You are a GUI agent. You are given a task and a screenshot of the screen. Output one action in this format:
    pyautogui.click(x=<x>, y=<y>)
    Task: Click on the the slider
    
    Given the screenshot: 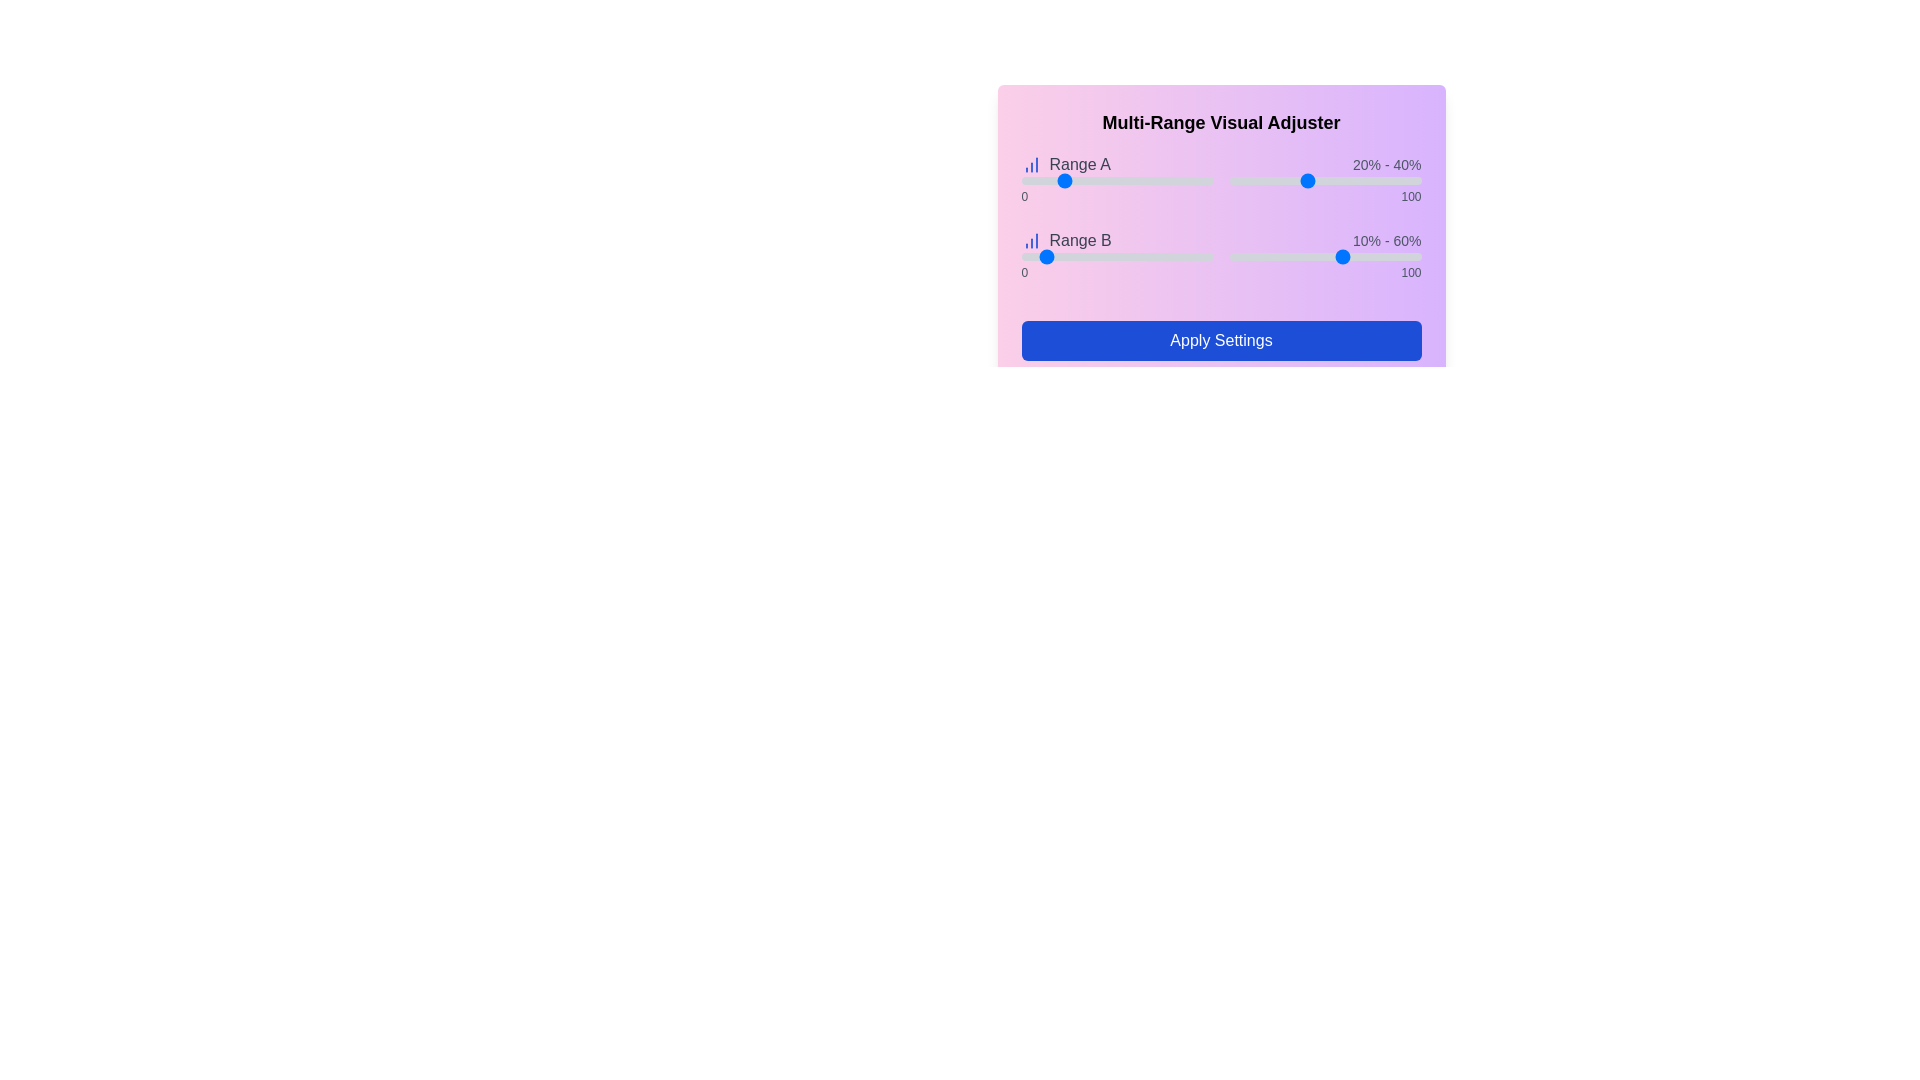 What is the action you would take?
    pyautogui.click(x=1251, y=181)
    